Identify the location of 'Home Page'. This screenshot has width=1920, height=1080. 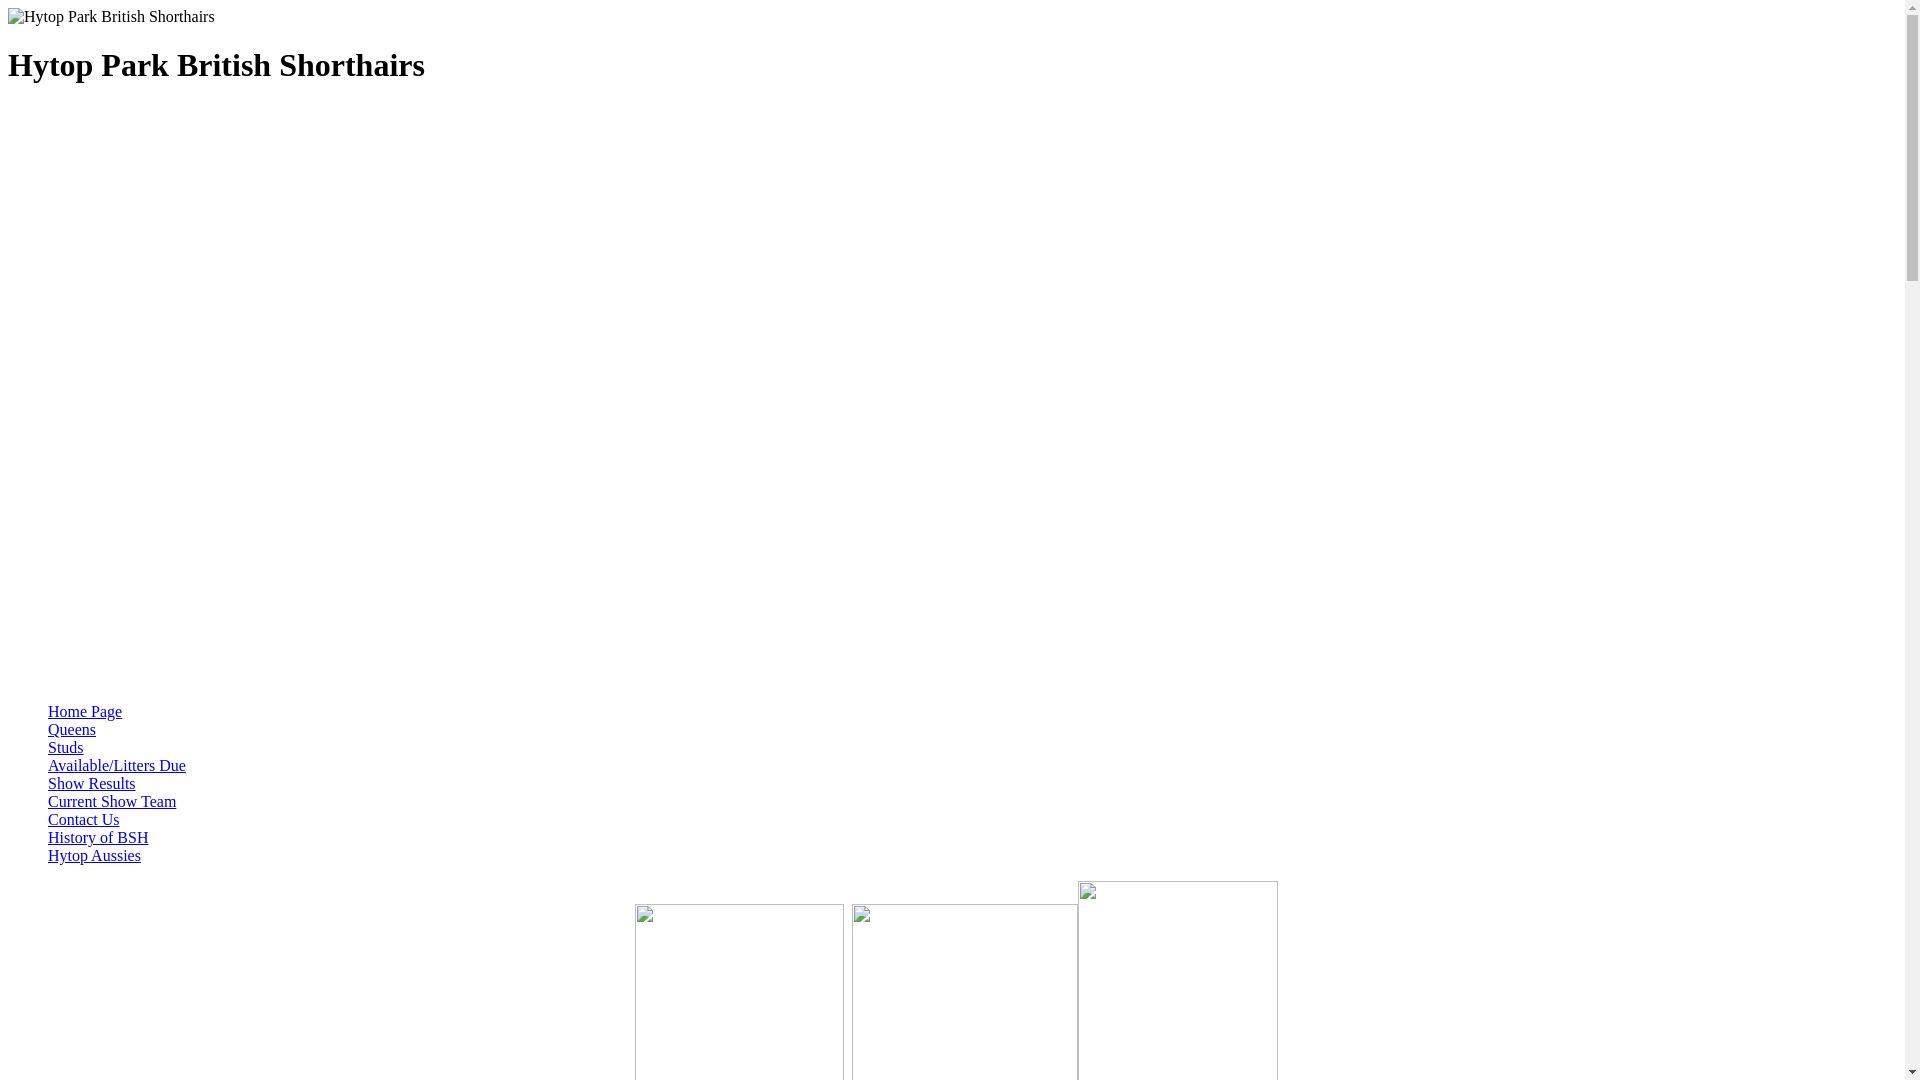
(84, 710).